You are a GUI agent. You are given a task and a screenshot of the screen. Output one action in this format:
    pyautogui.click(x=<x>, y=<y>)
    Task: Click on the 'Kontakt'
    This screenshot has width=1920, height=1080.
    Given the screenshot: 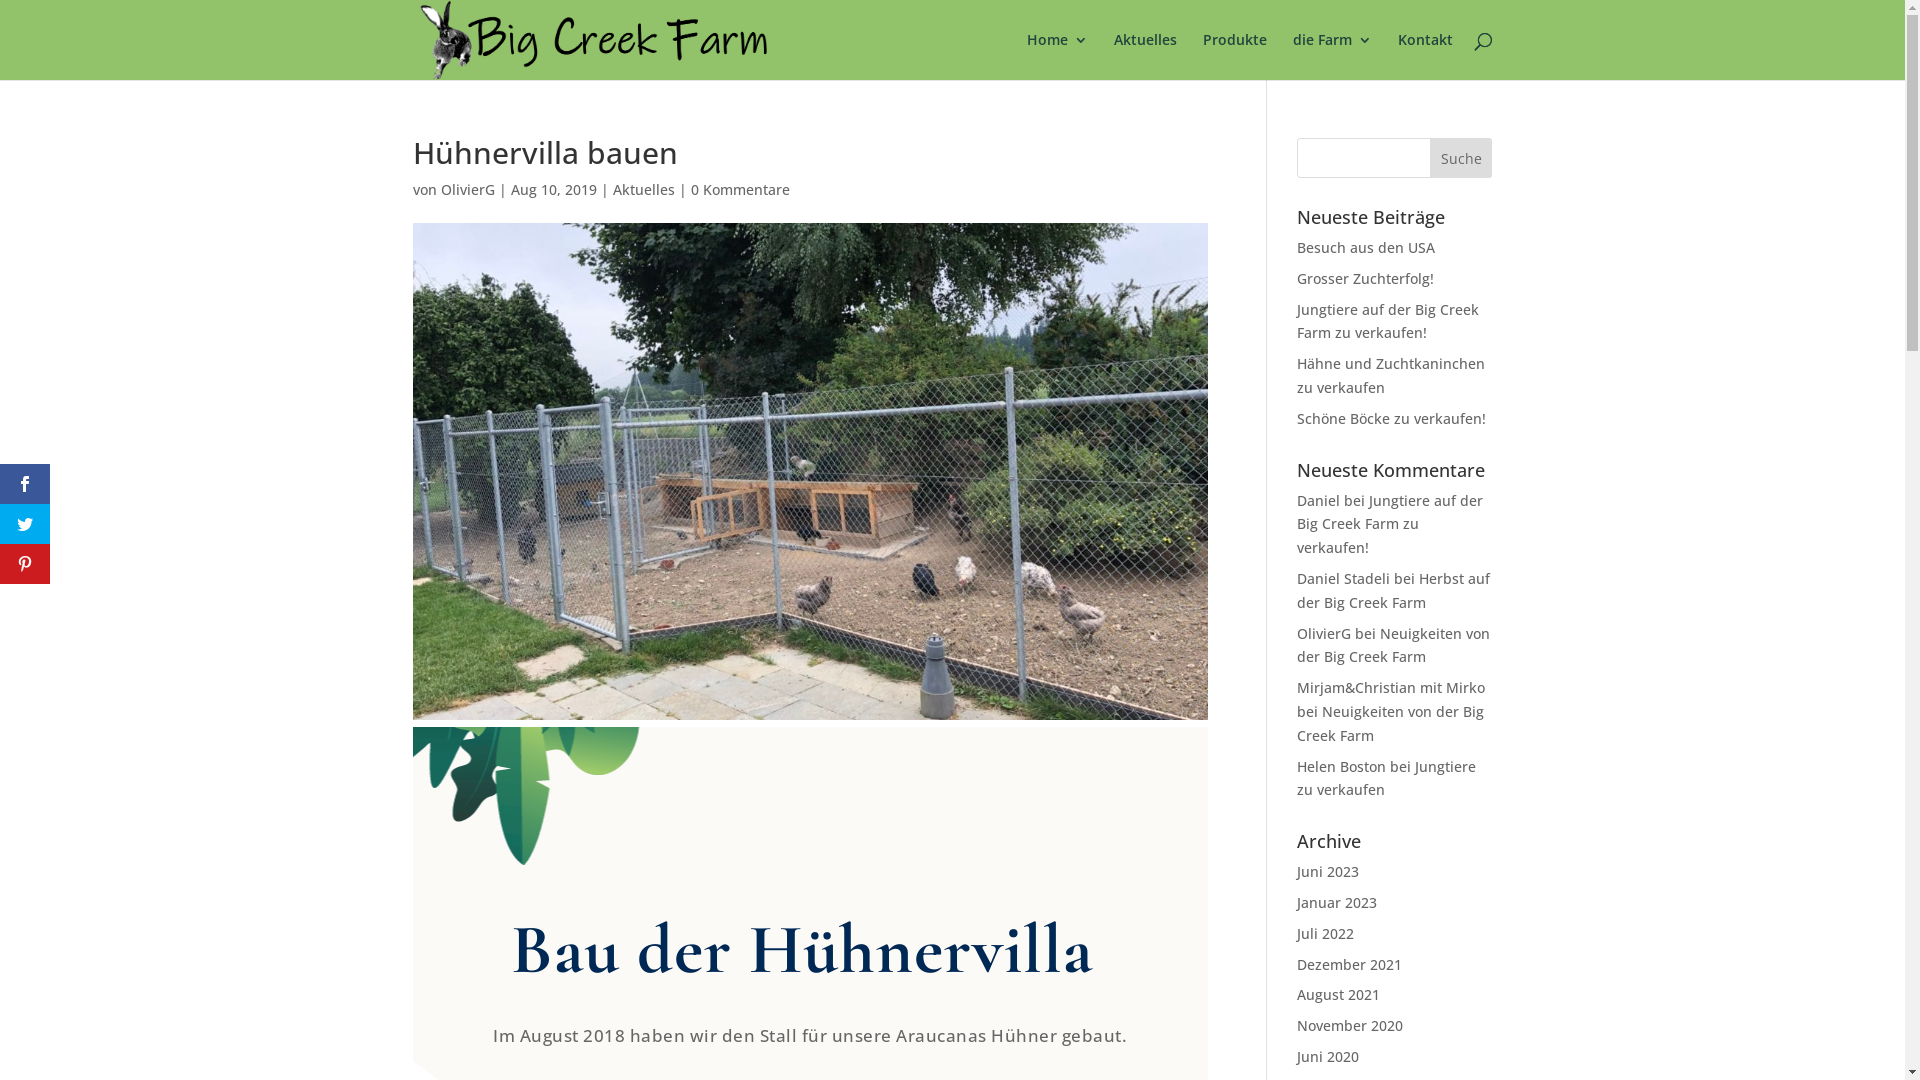 What is the action you would take?
    pyautogui.click(x=1396, y=55)
    